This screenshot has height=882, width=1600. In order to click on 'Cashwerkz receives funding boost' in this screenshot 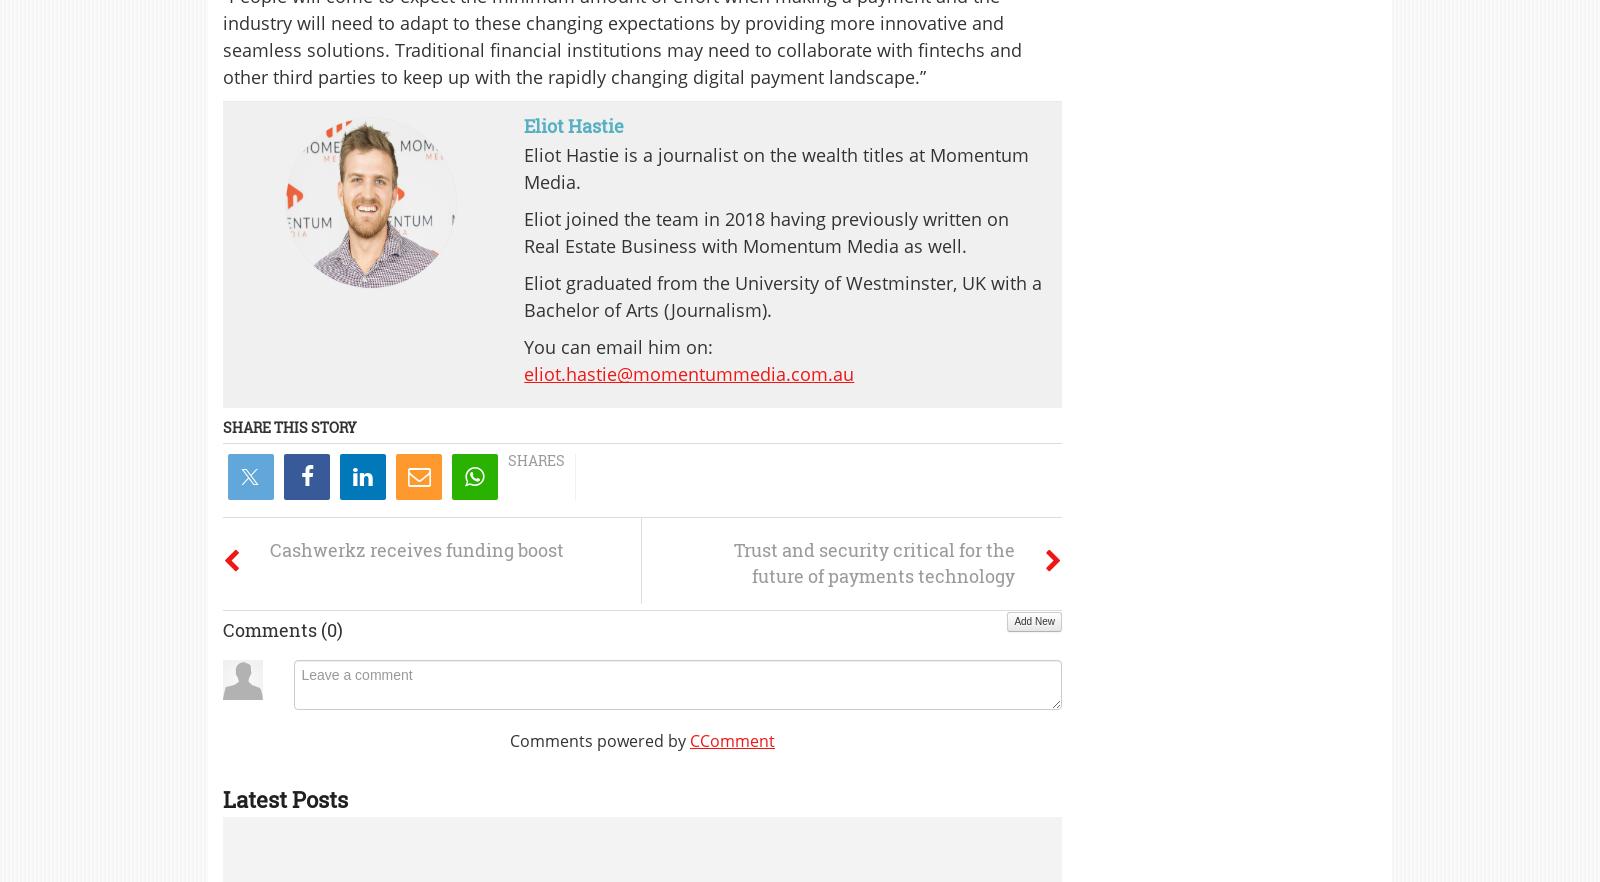, I will do `click(415, 549)`.